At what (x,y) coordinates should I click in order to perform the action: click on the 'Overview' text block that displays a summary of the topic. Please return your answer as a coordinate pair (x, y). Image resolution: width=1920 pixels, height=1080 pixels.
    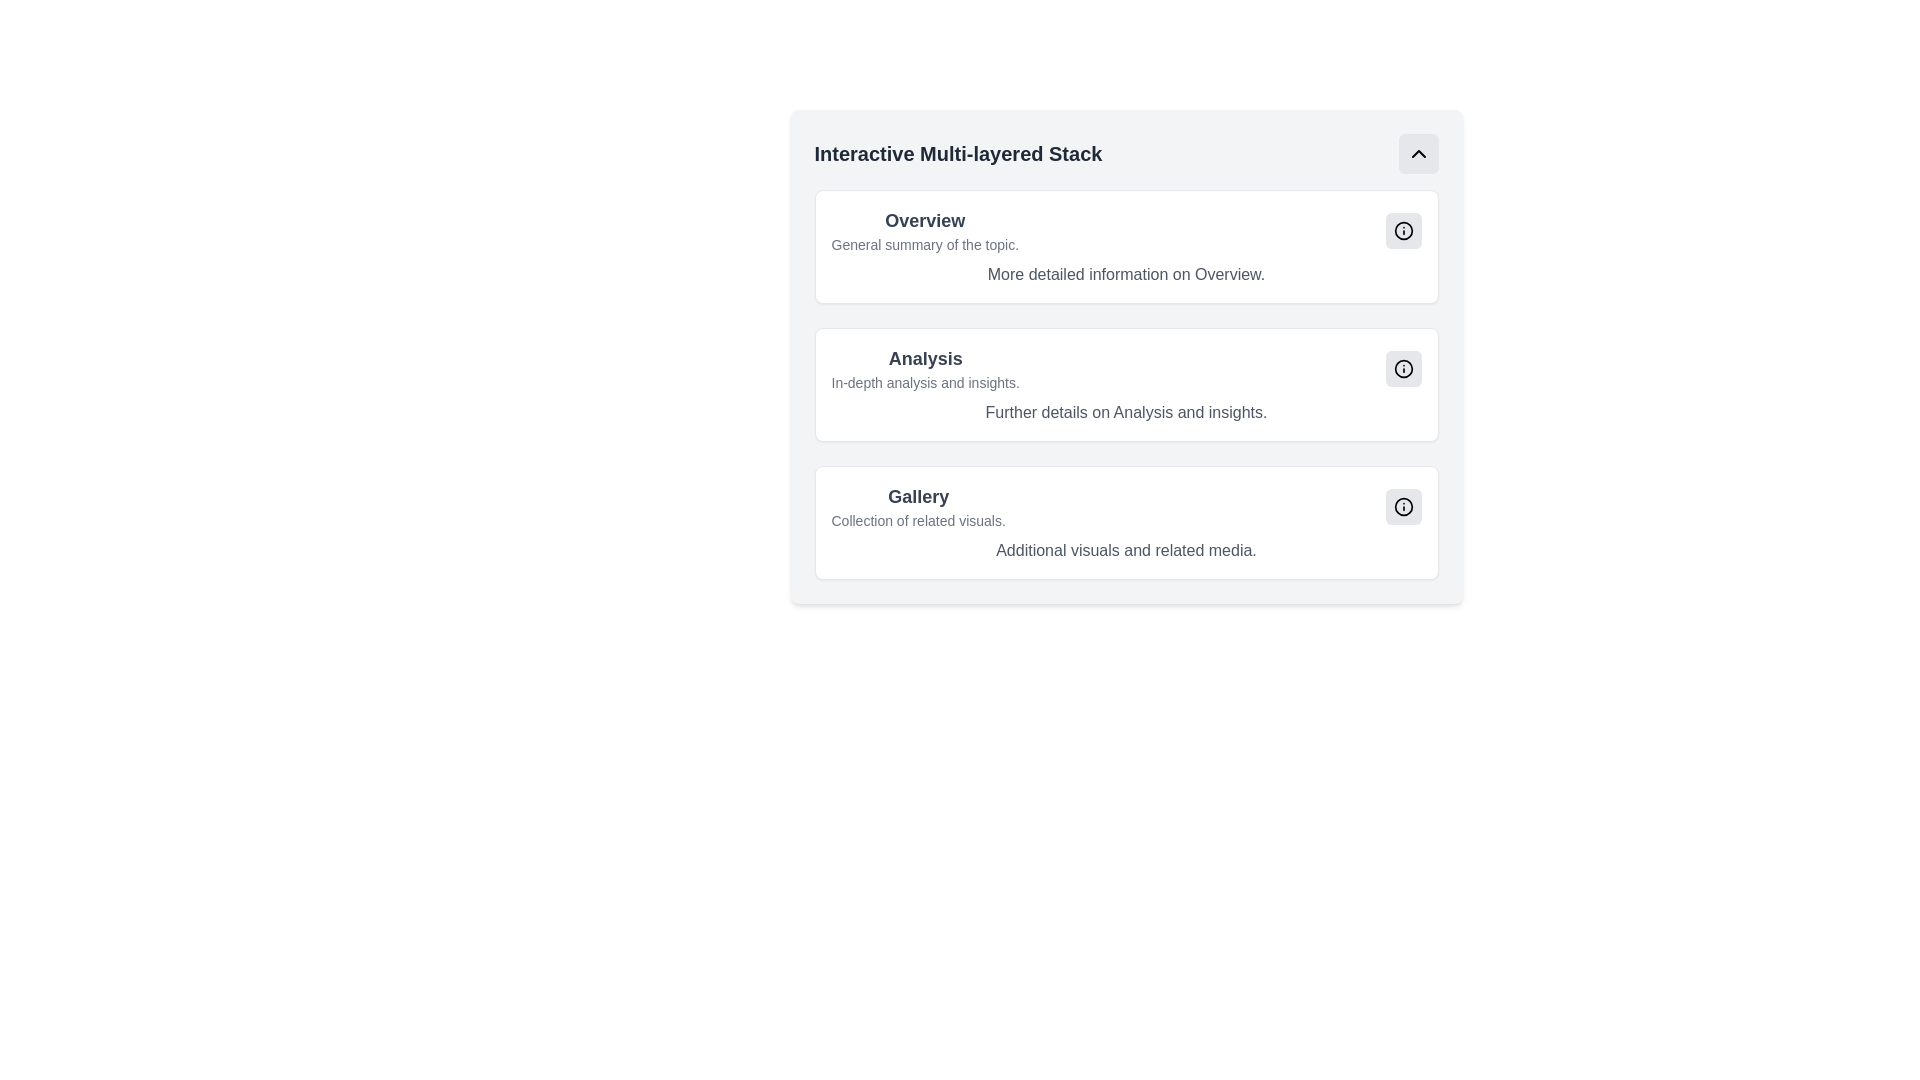
    Looking at the image, I should click on (924, 230).